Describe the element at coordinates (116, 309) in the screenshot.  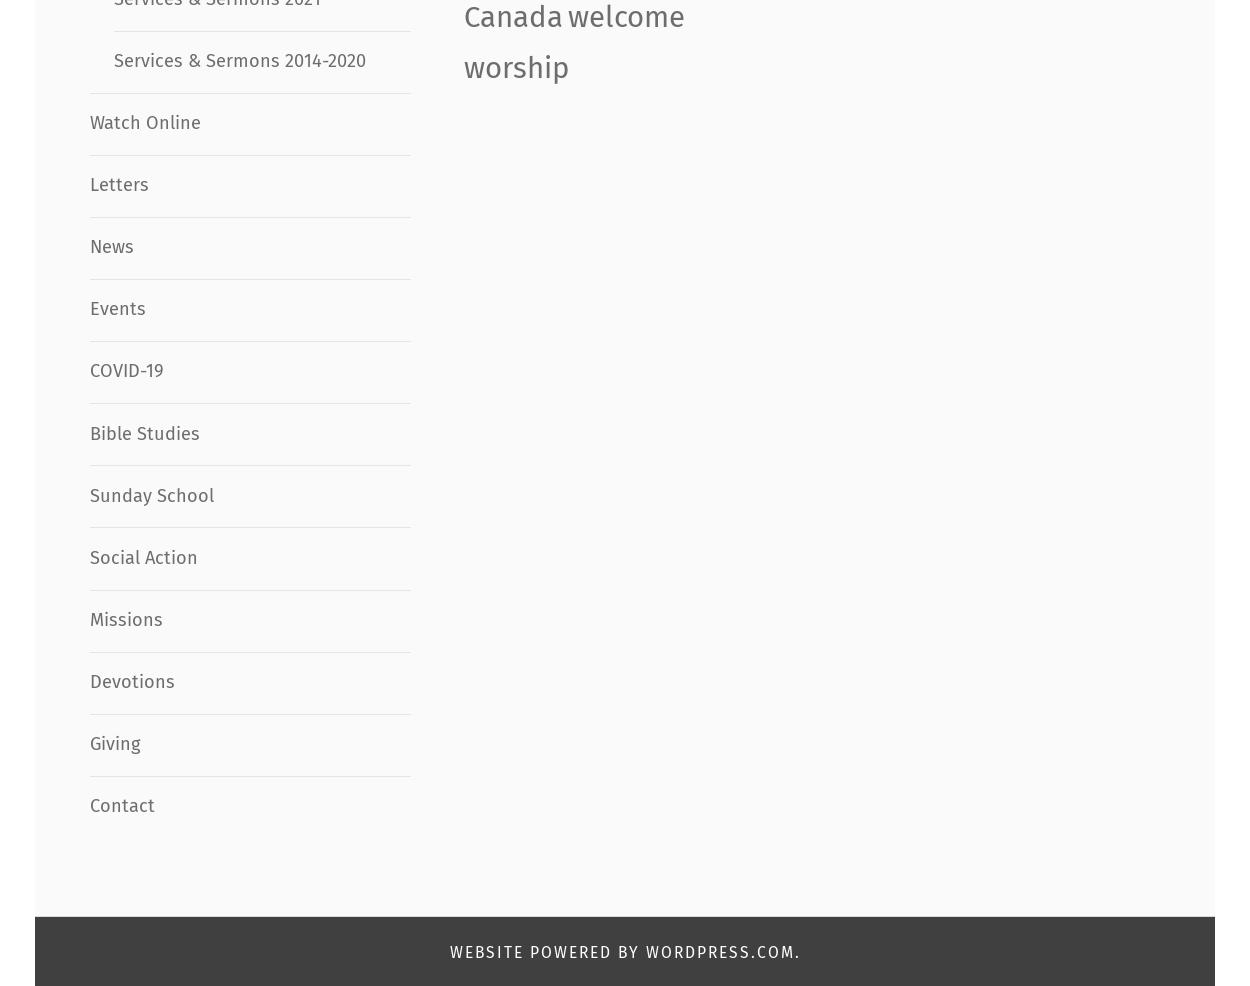
I see `'Events'` at that location.